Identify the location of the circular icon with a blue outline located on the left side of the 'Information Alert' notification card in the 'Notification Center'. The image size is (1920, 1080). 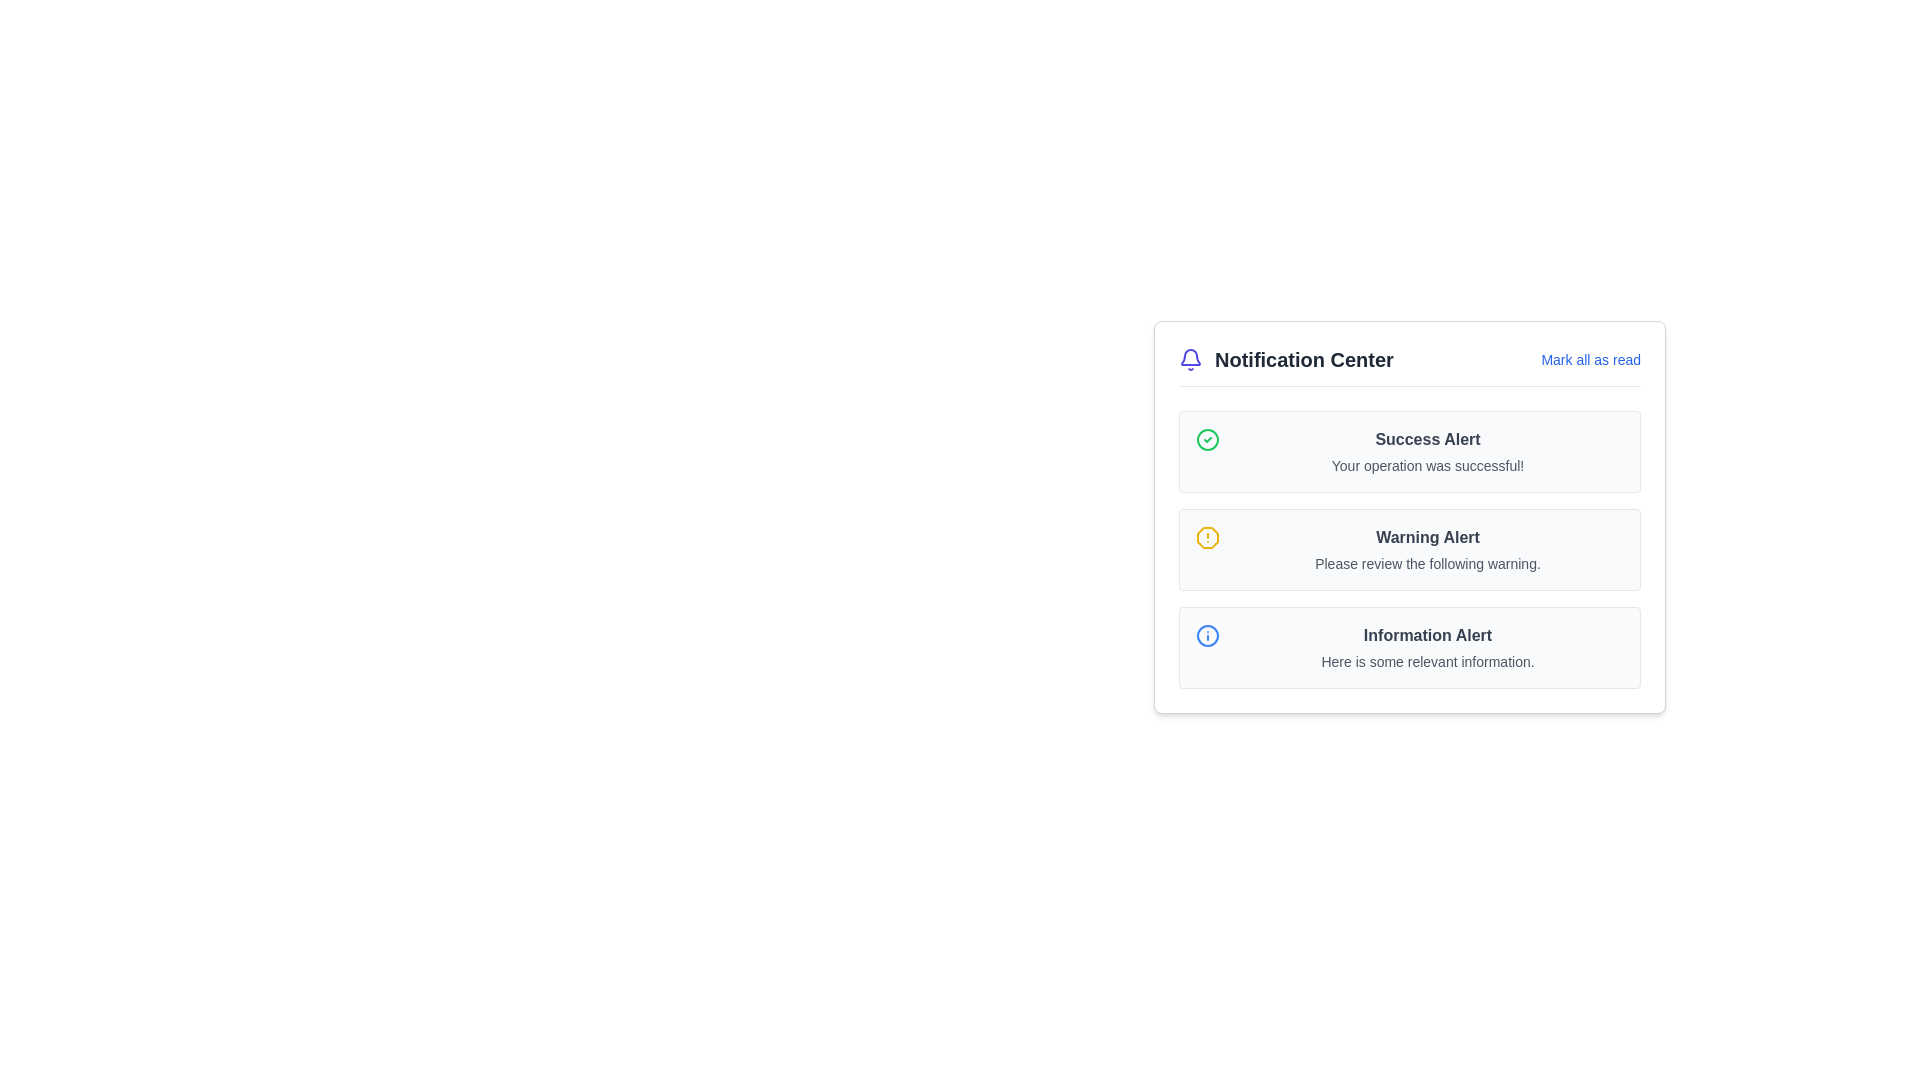
(1207, 636).